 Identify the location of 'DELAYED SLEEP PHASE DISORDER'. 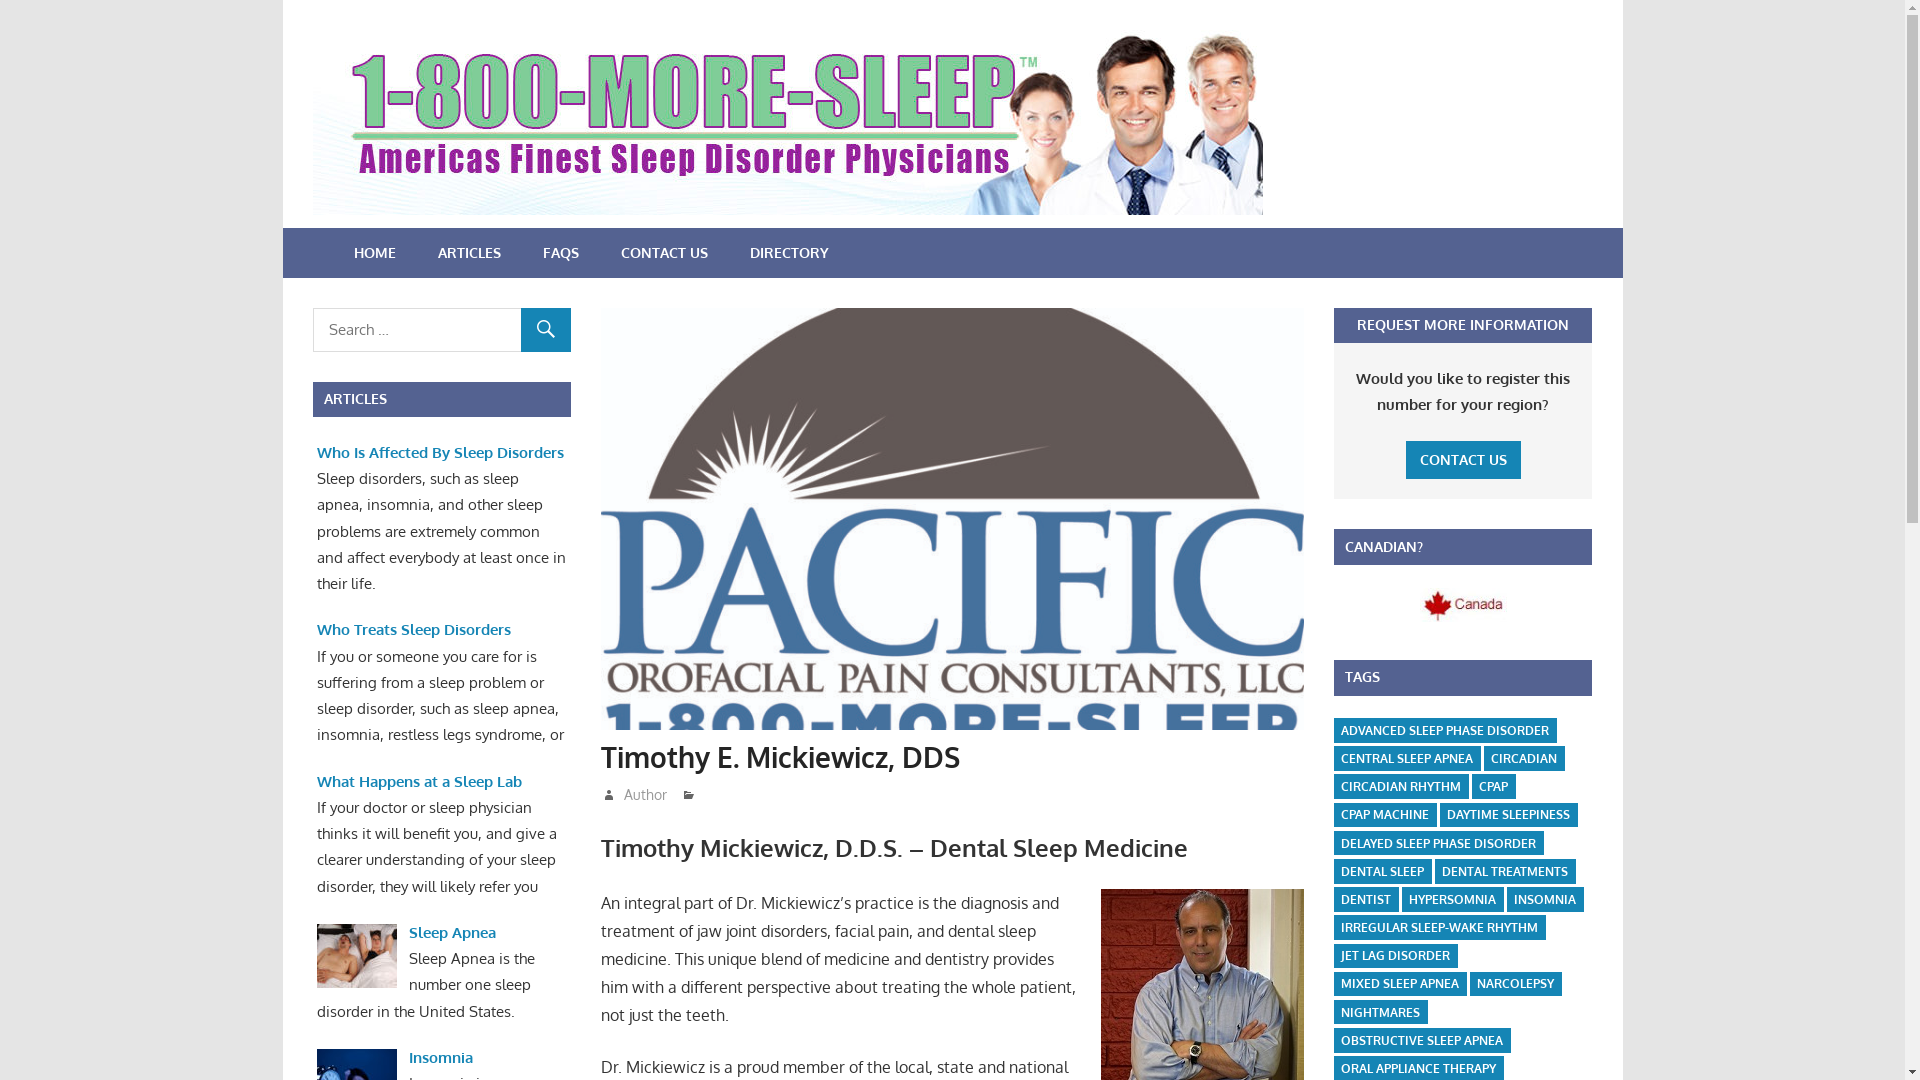
(1437, 843).